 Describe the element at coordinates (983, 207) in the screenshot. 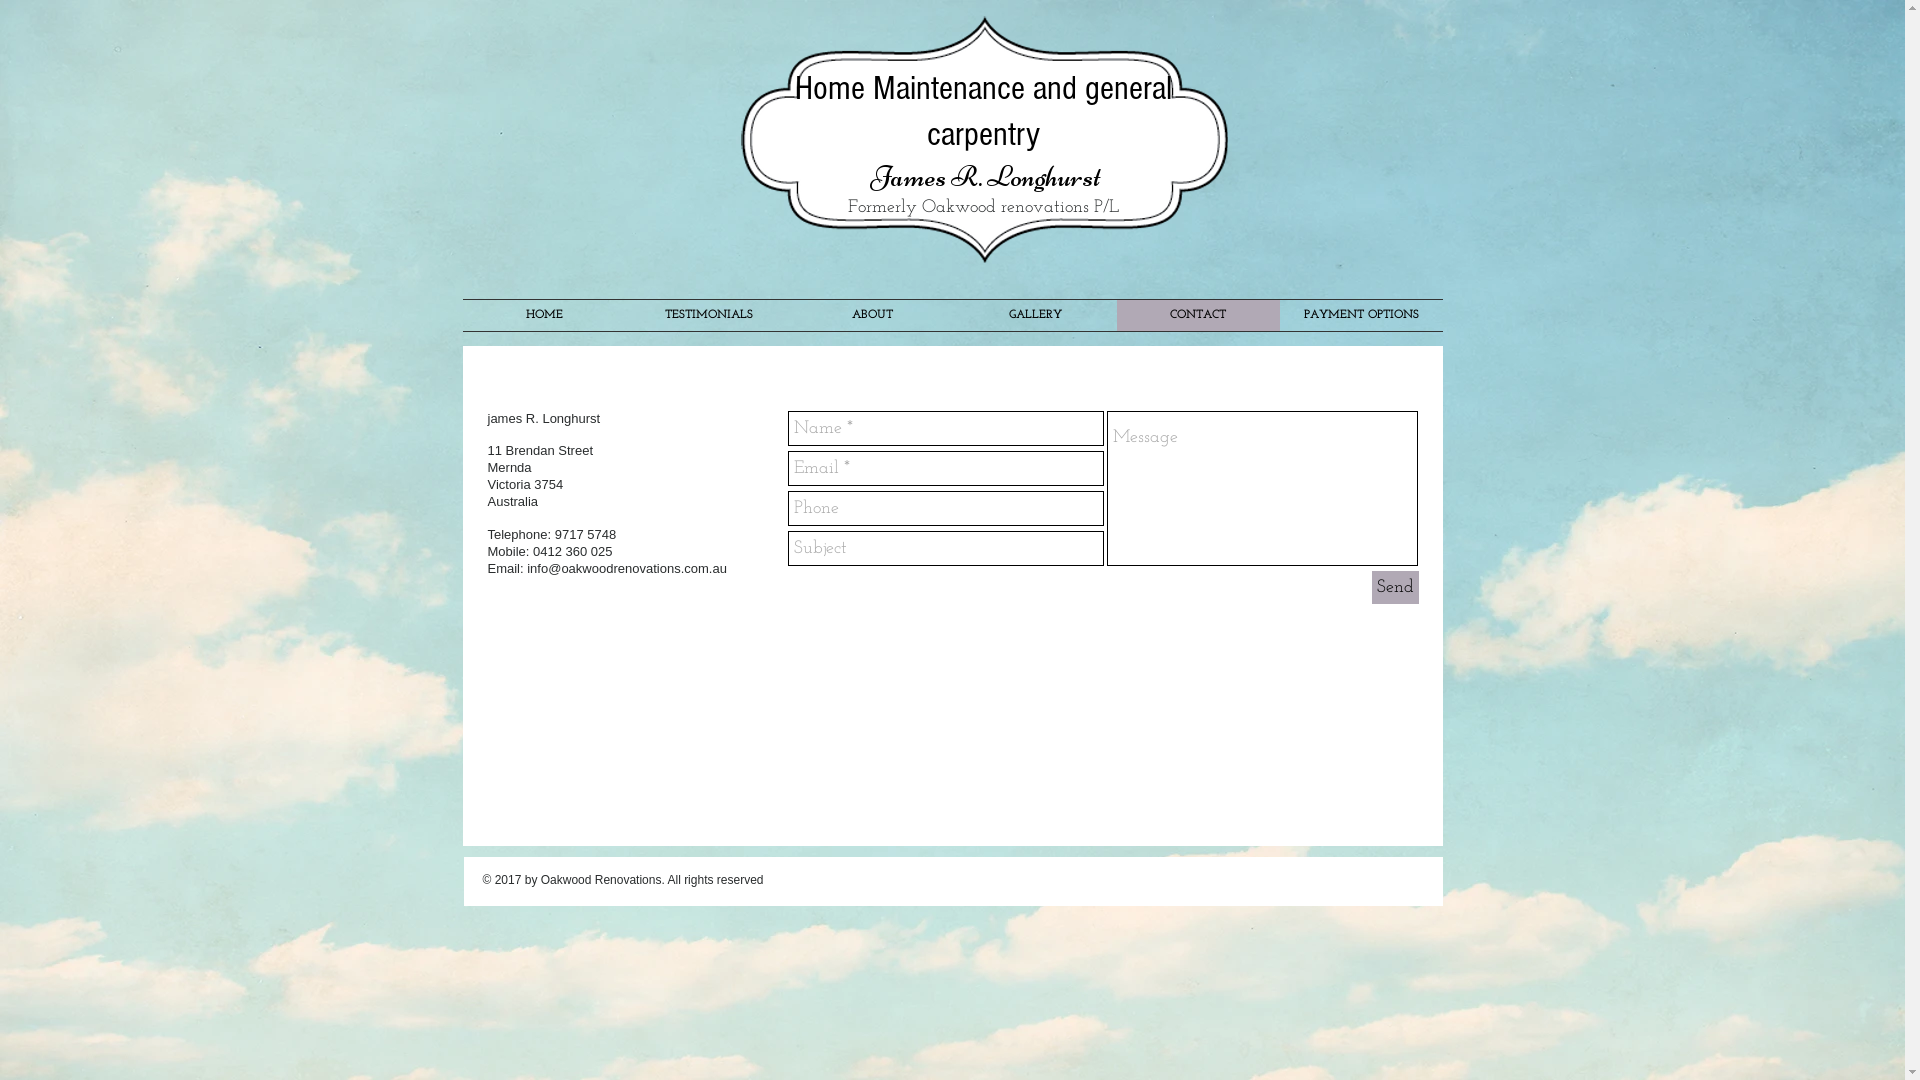

I see `'Formerly Oakwood renovations P/L'` at that location.